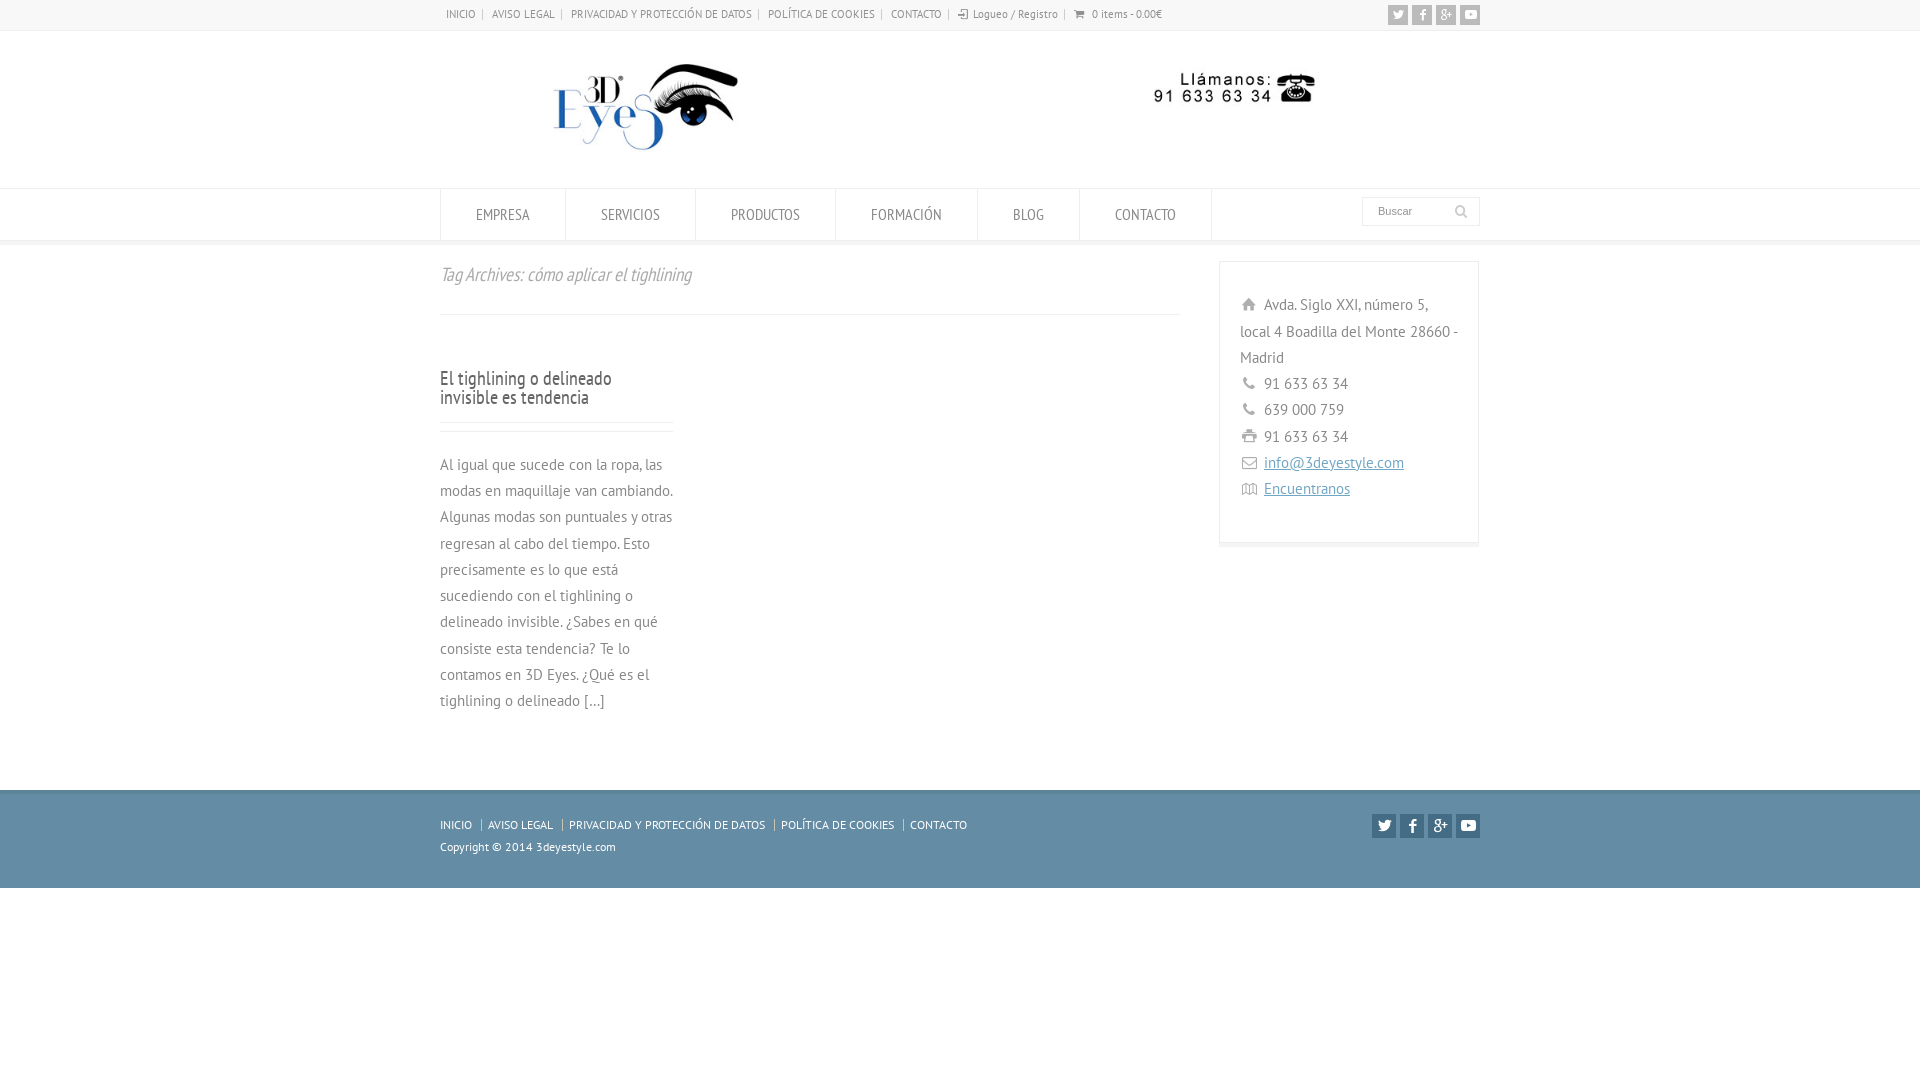 The width and height of the screenshot is (1920, 1080). What do you see at coordinates (1410, 825) in the screenshot?
I see `'Facebook'` at bounding box center [1410, 825].